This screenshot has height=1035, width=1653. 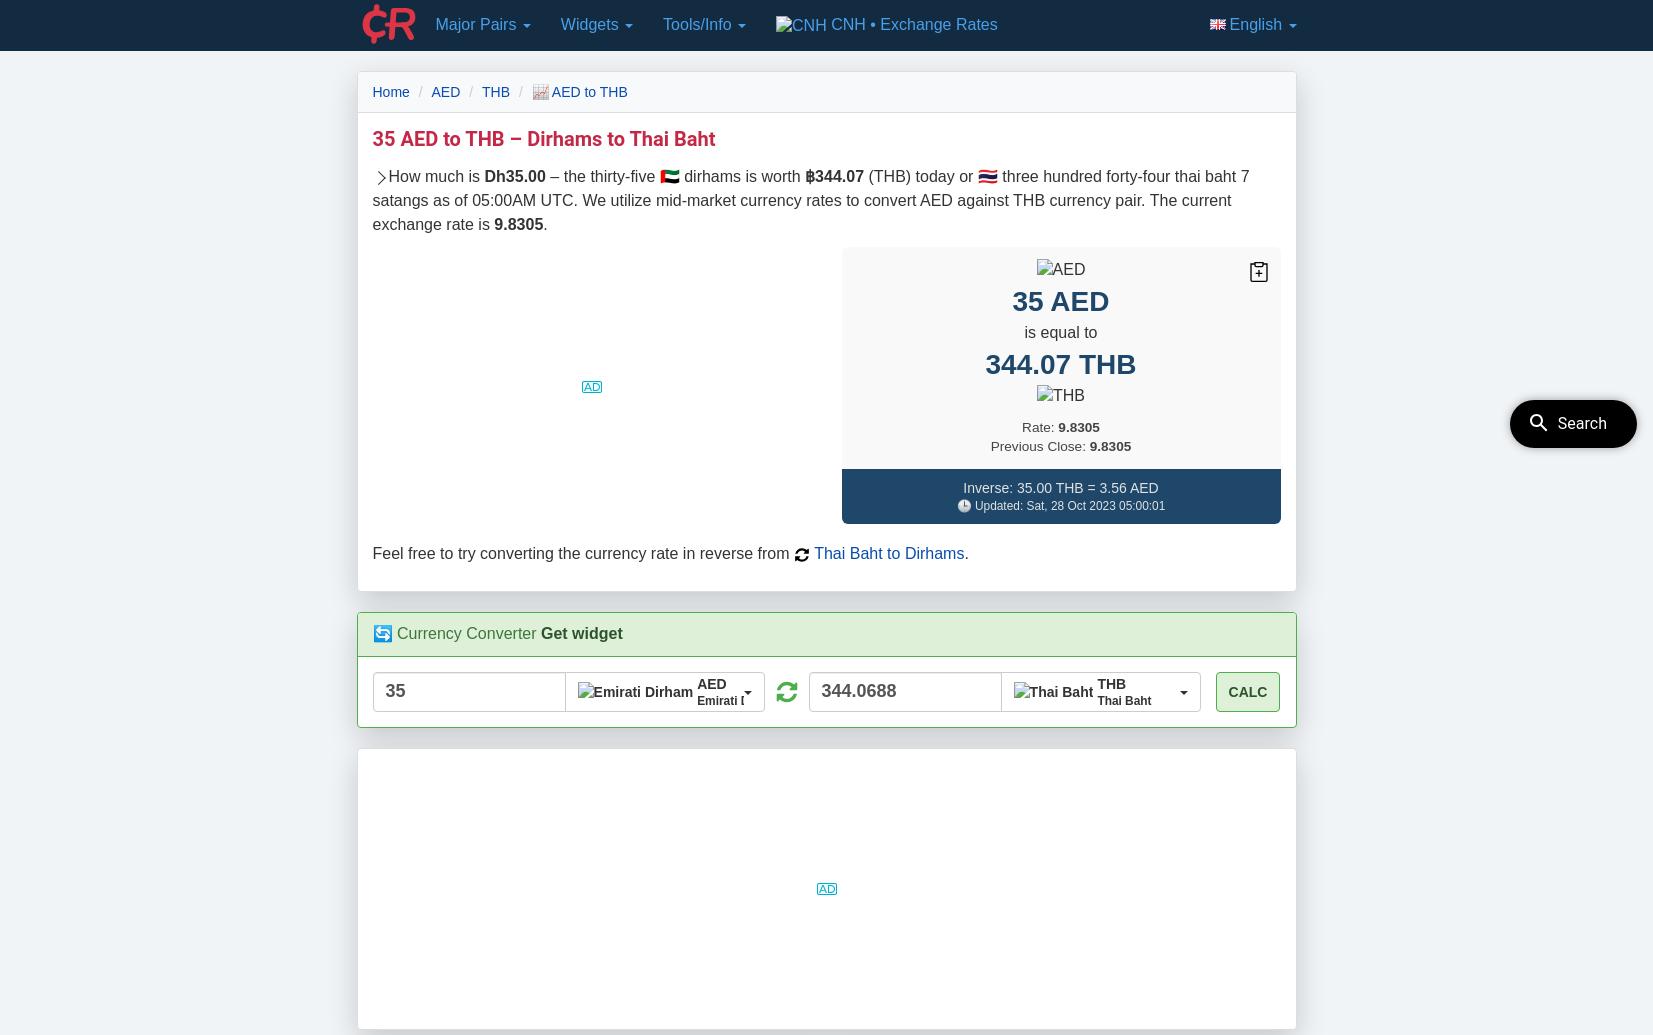 I want to click on '35 AED to THB – Dirhams to Thai Baht', so click(x=542, y=137).